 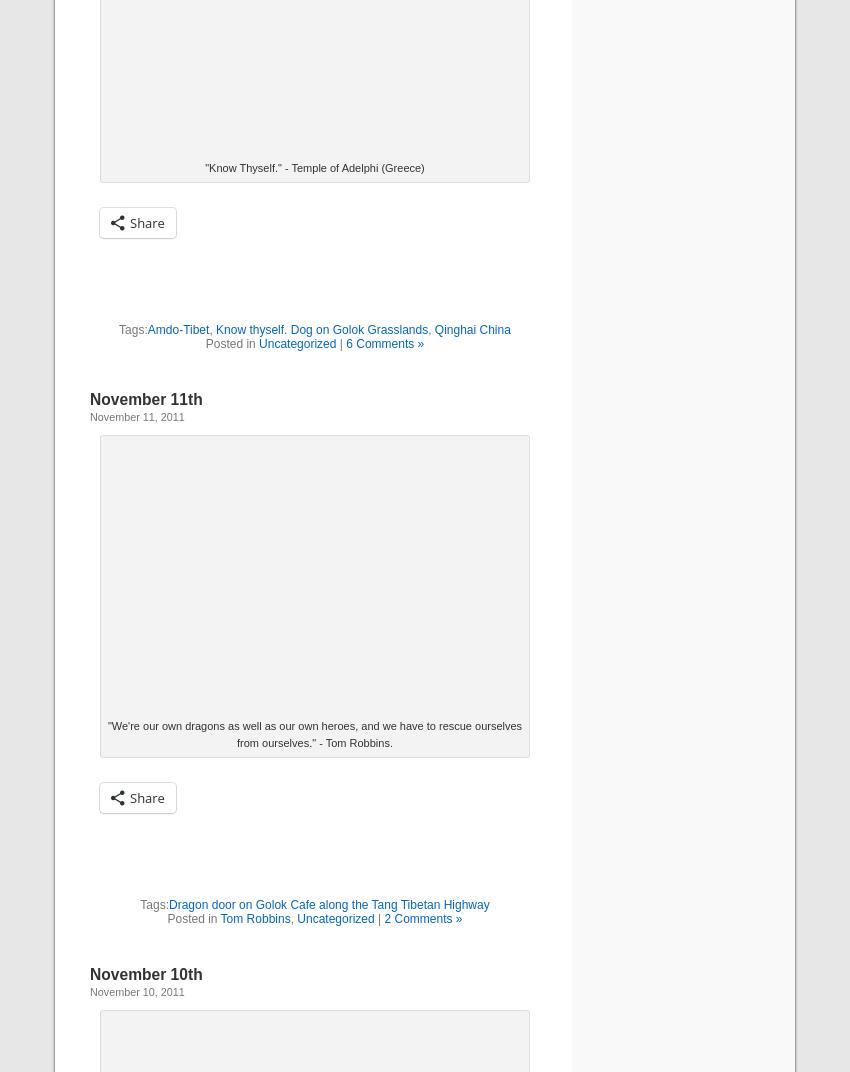 I want to click on 'Tom Robbins', so click(x=255, y=919).